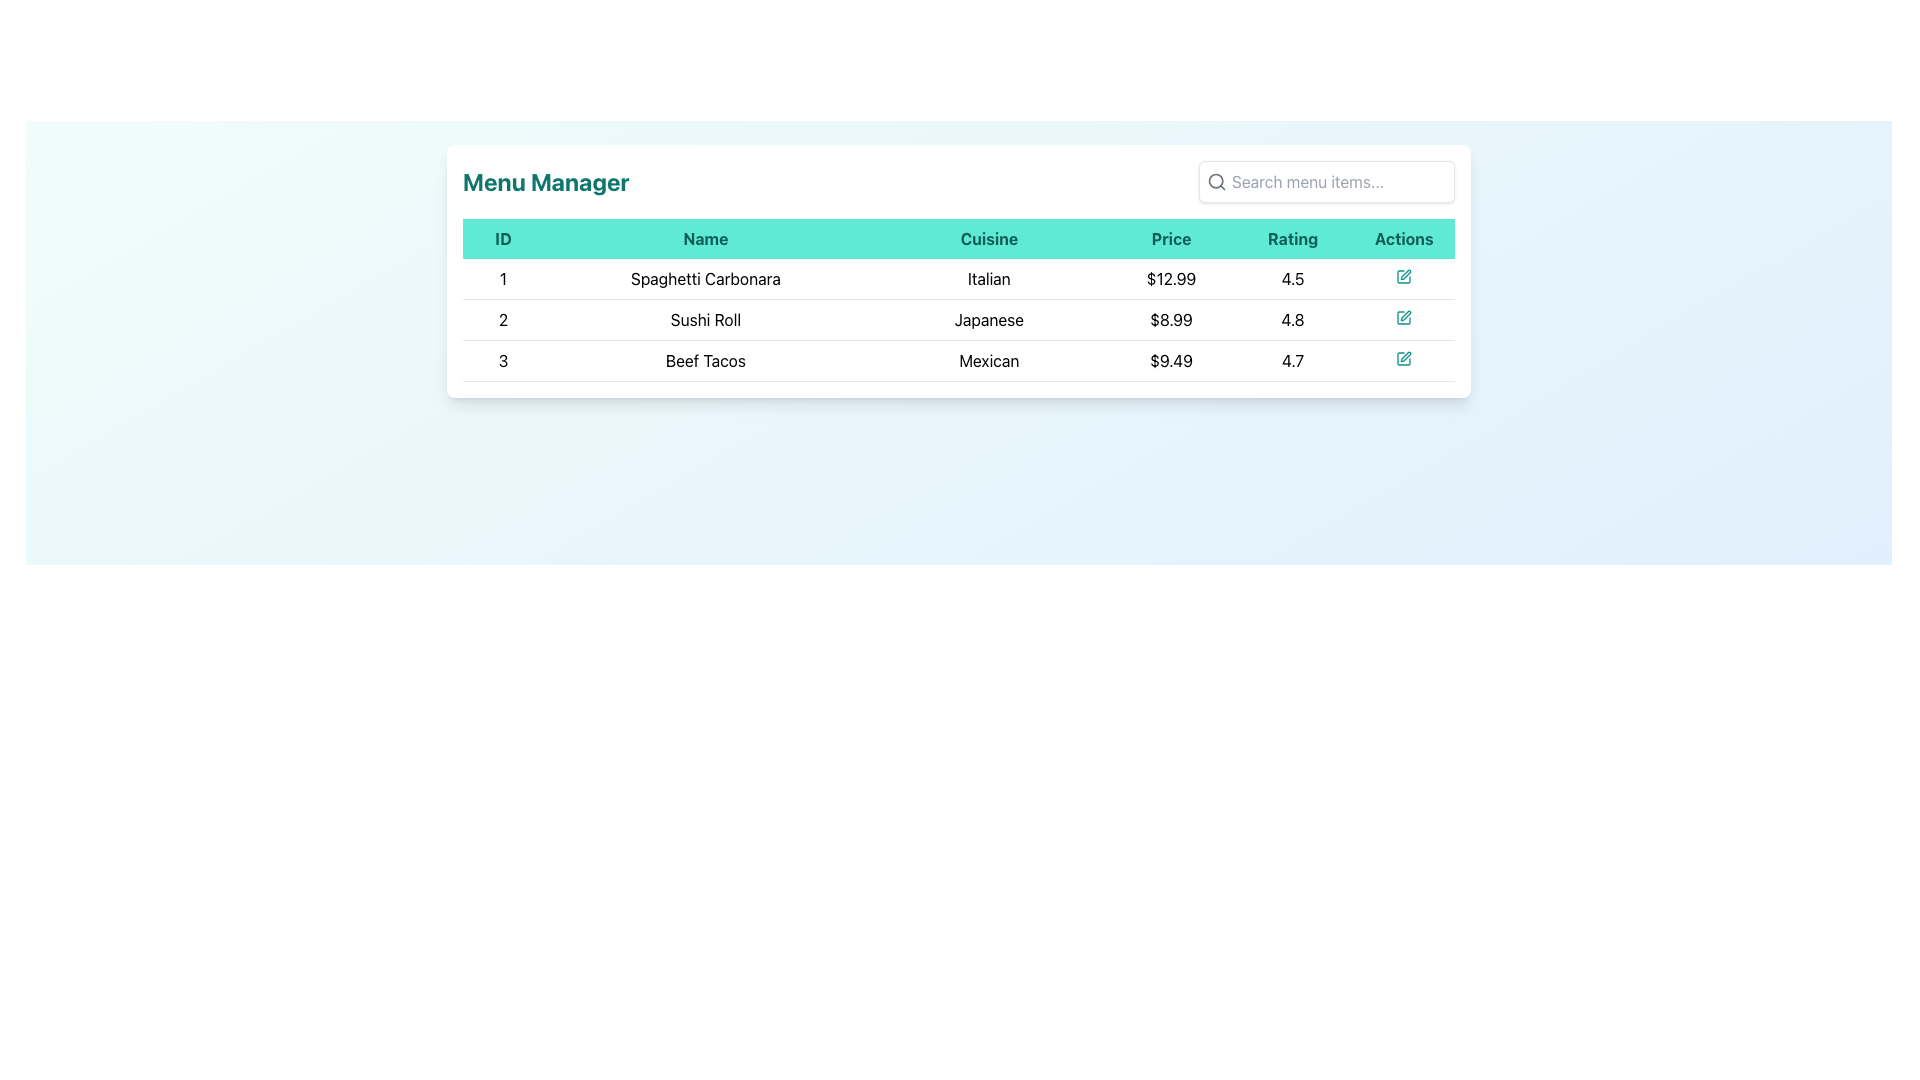 The height and width of the screenshot is (1080, 1920). What do you see at coordinates (1171, 319) in the screenshot?
I see `the price label displaying '$8.99' in bold black text, located in the 'Price' column of the second row corresponding to the menu item 'Sushi Roll'` at bounding box center [1171, 319].